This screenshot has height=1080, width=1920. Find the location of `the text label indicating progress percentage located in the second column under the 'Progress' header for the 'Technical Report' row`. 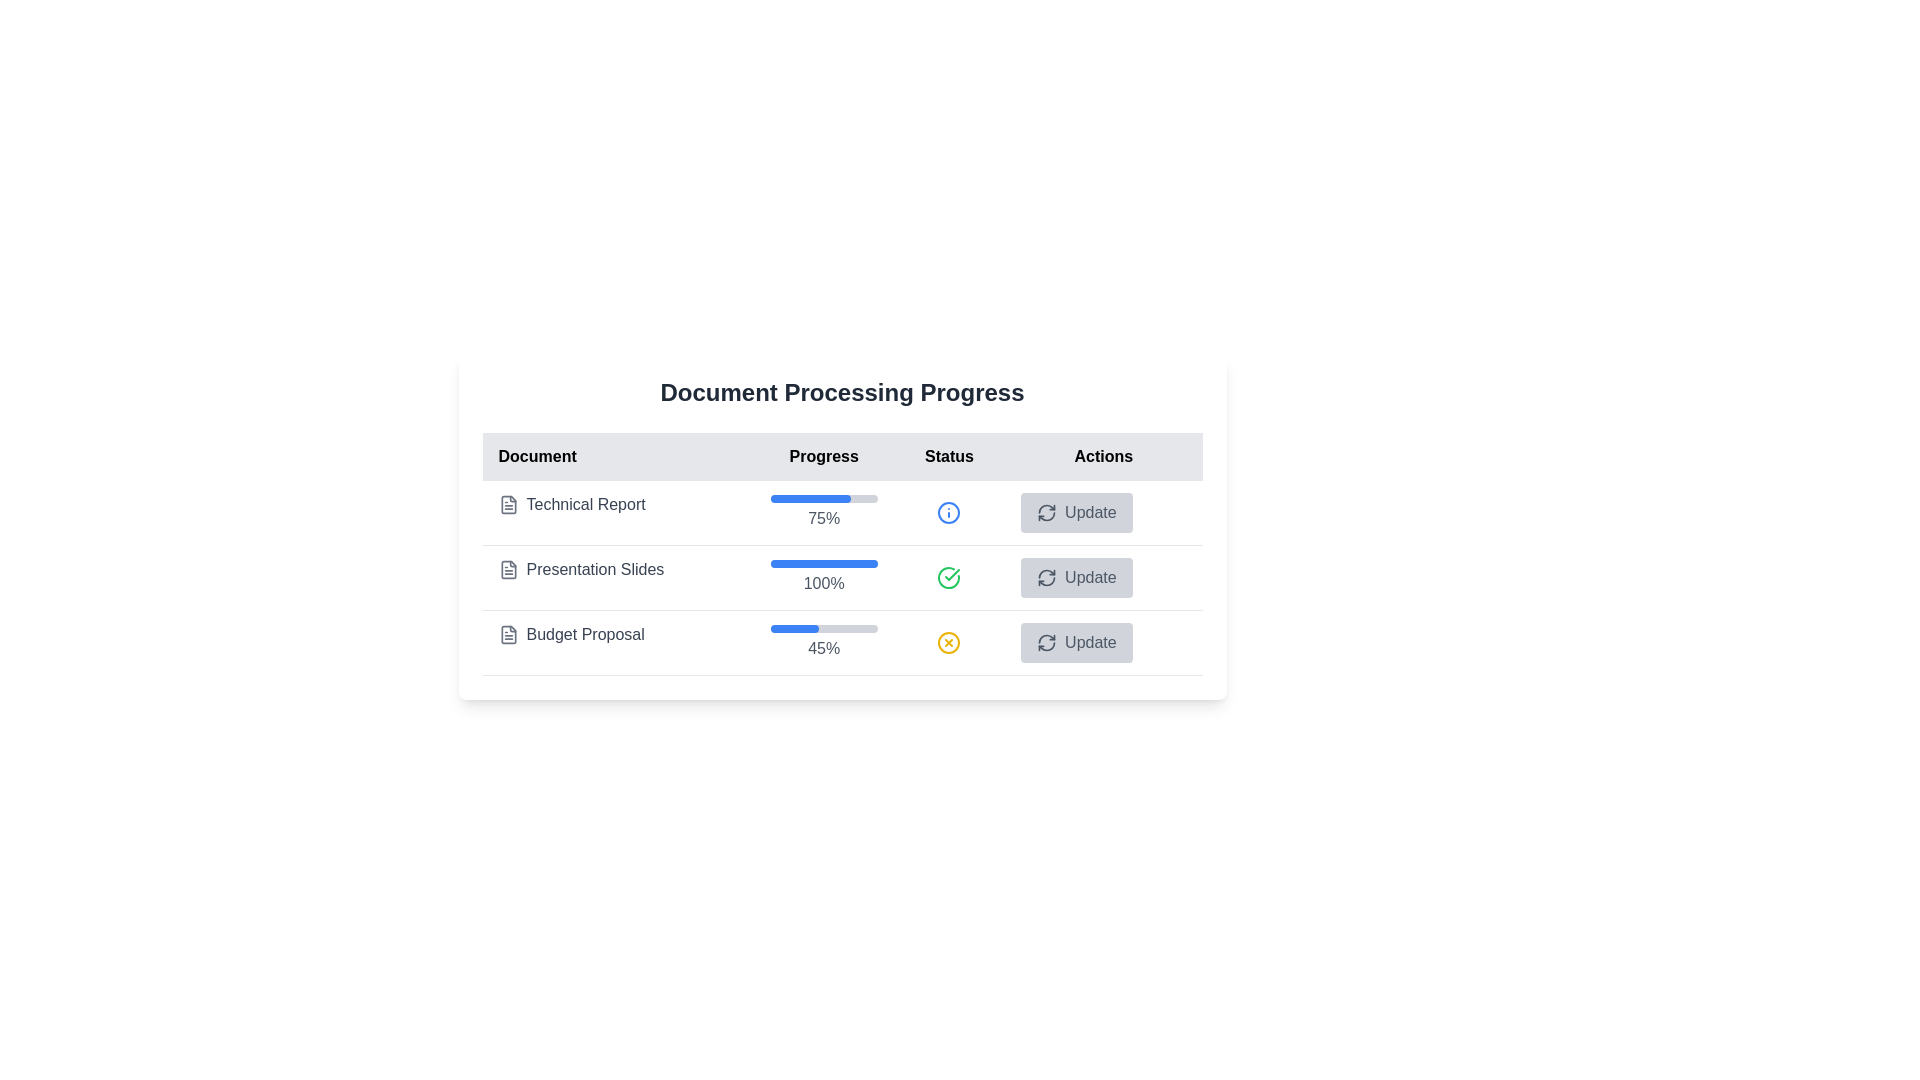

the text label indicating progress percentage located in the second column under the 'Progress' header for the 'Technical Report' row is located at coordinates (824, 512).